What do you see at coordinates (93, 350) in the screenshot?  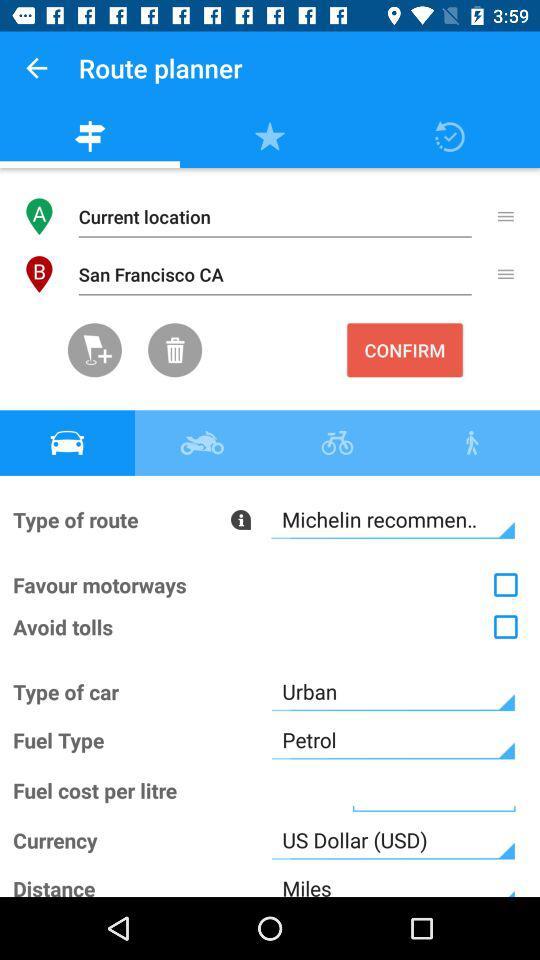 I see `the cart icon` at bounding box center [93, 350].